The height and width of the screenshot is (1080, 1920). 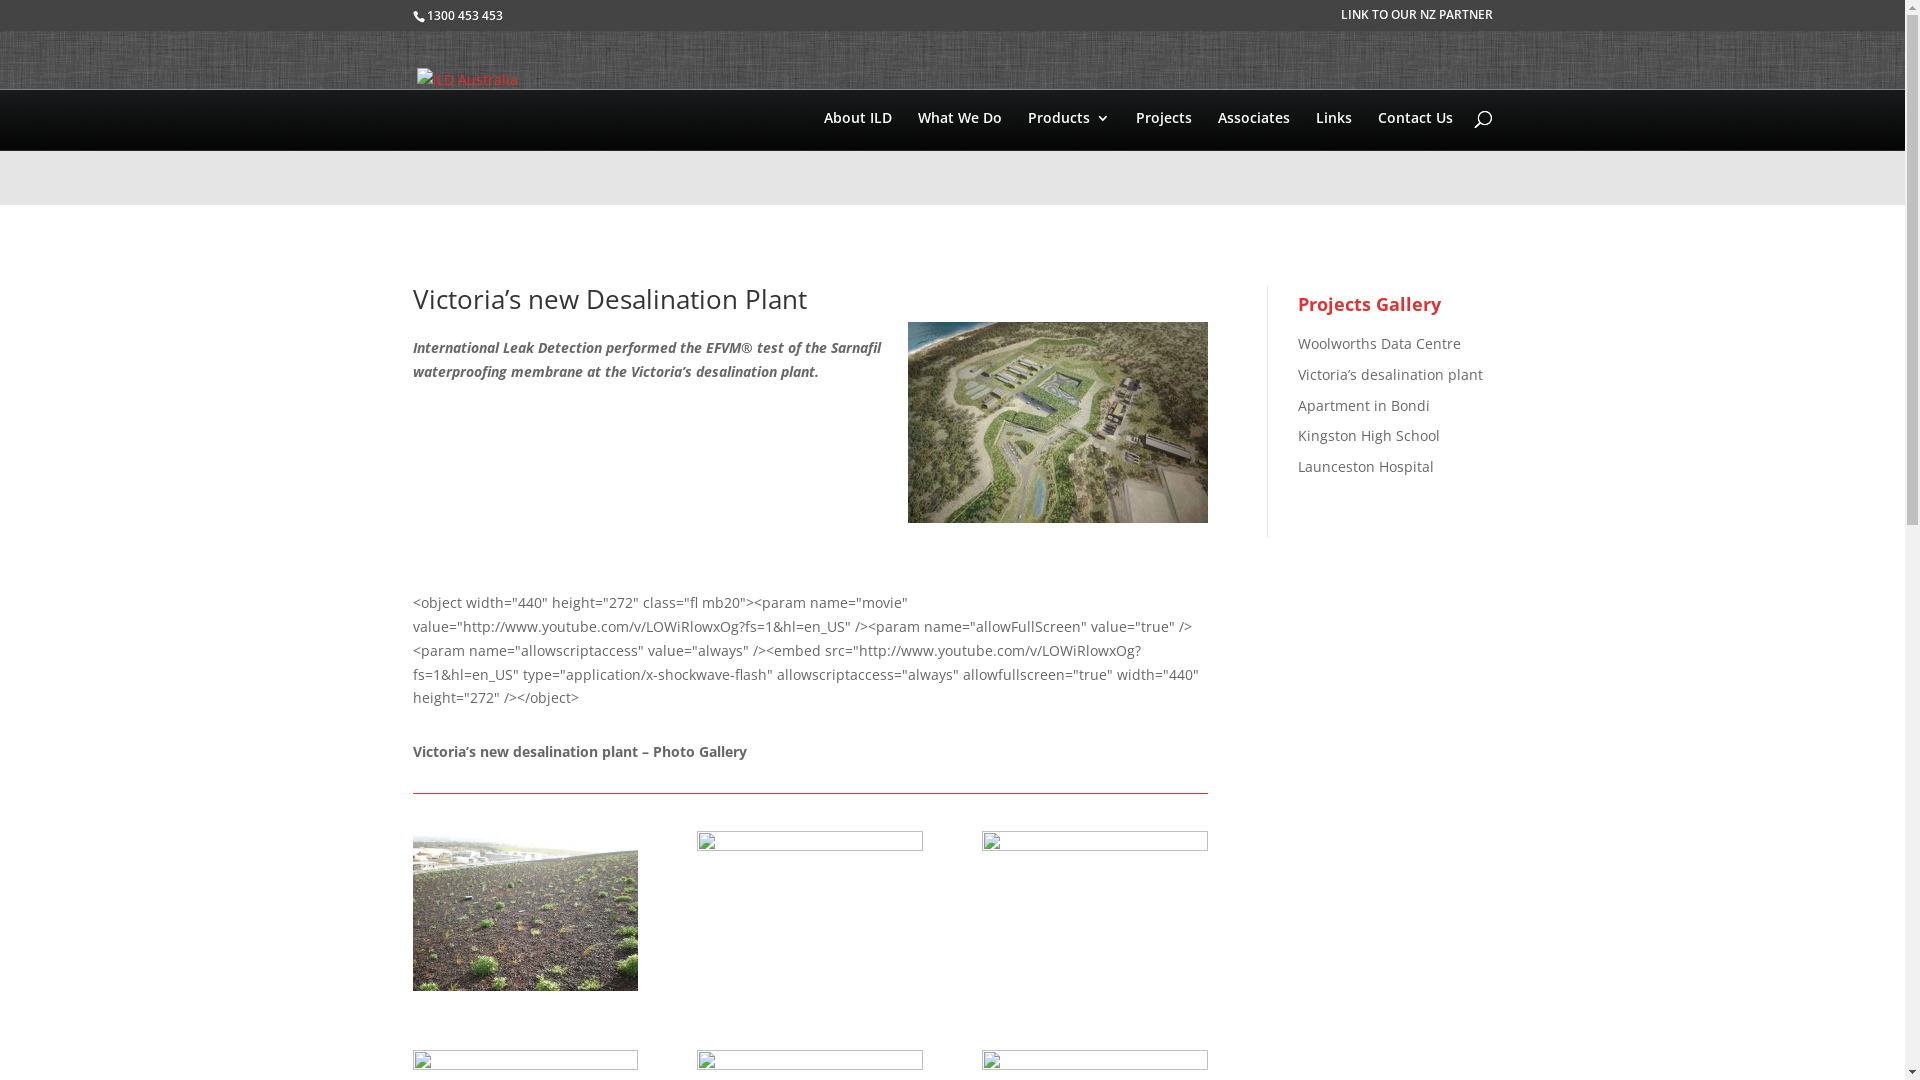 What do you see at coordinates (1068, 157) in the screenshot?
I see `'Products'` at bounding box center [1068, 157].